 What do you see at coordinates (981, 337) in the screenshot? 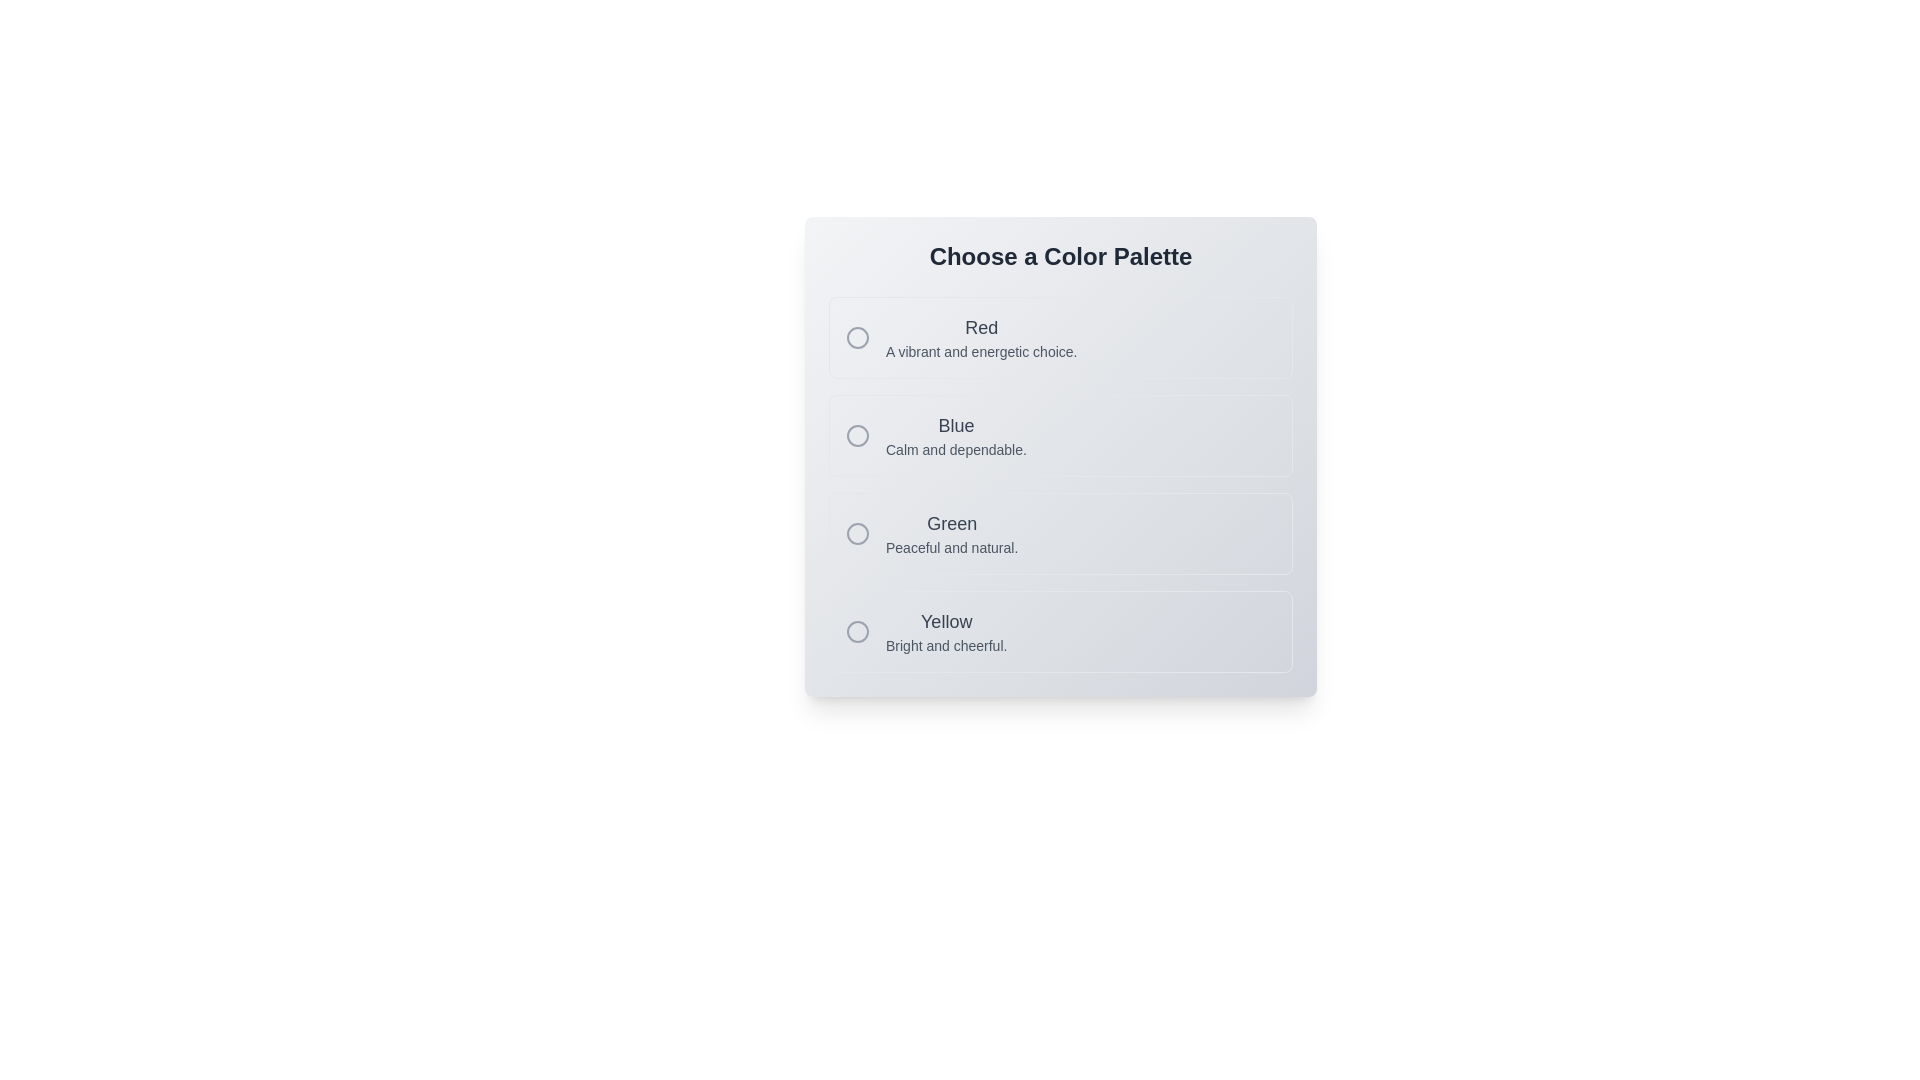
I see `to select the first list item option labeled 'Red', which features bold text and a description underneath` at bounding box center [981, 337].